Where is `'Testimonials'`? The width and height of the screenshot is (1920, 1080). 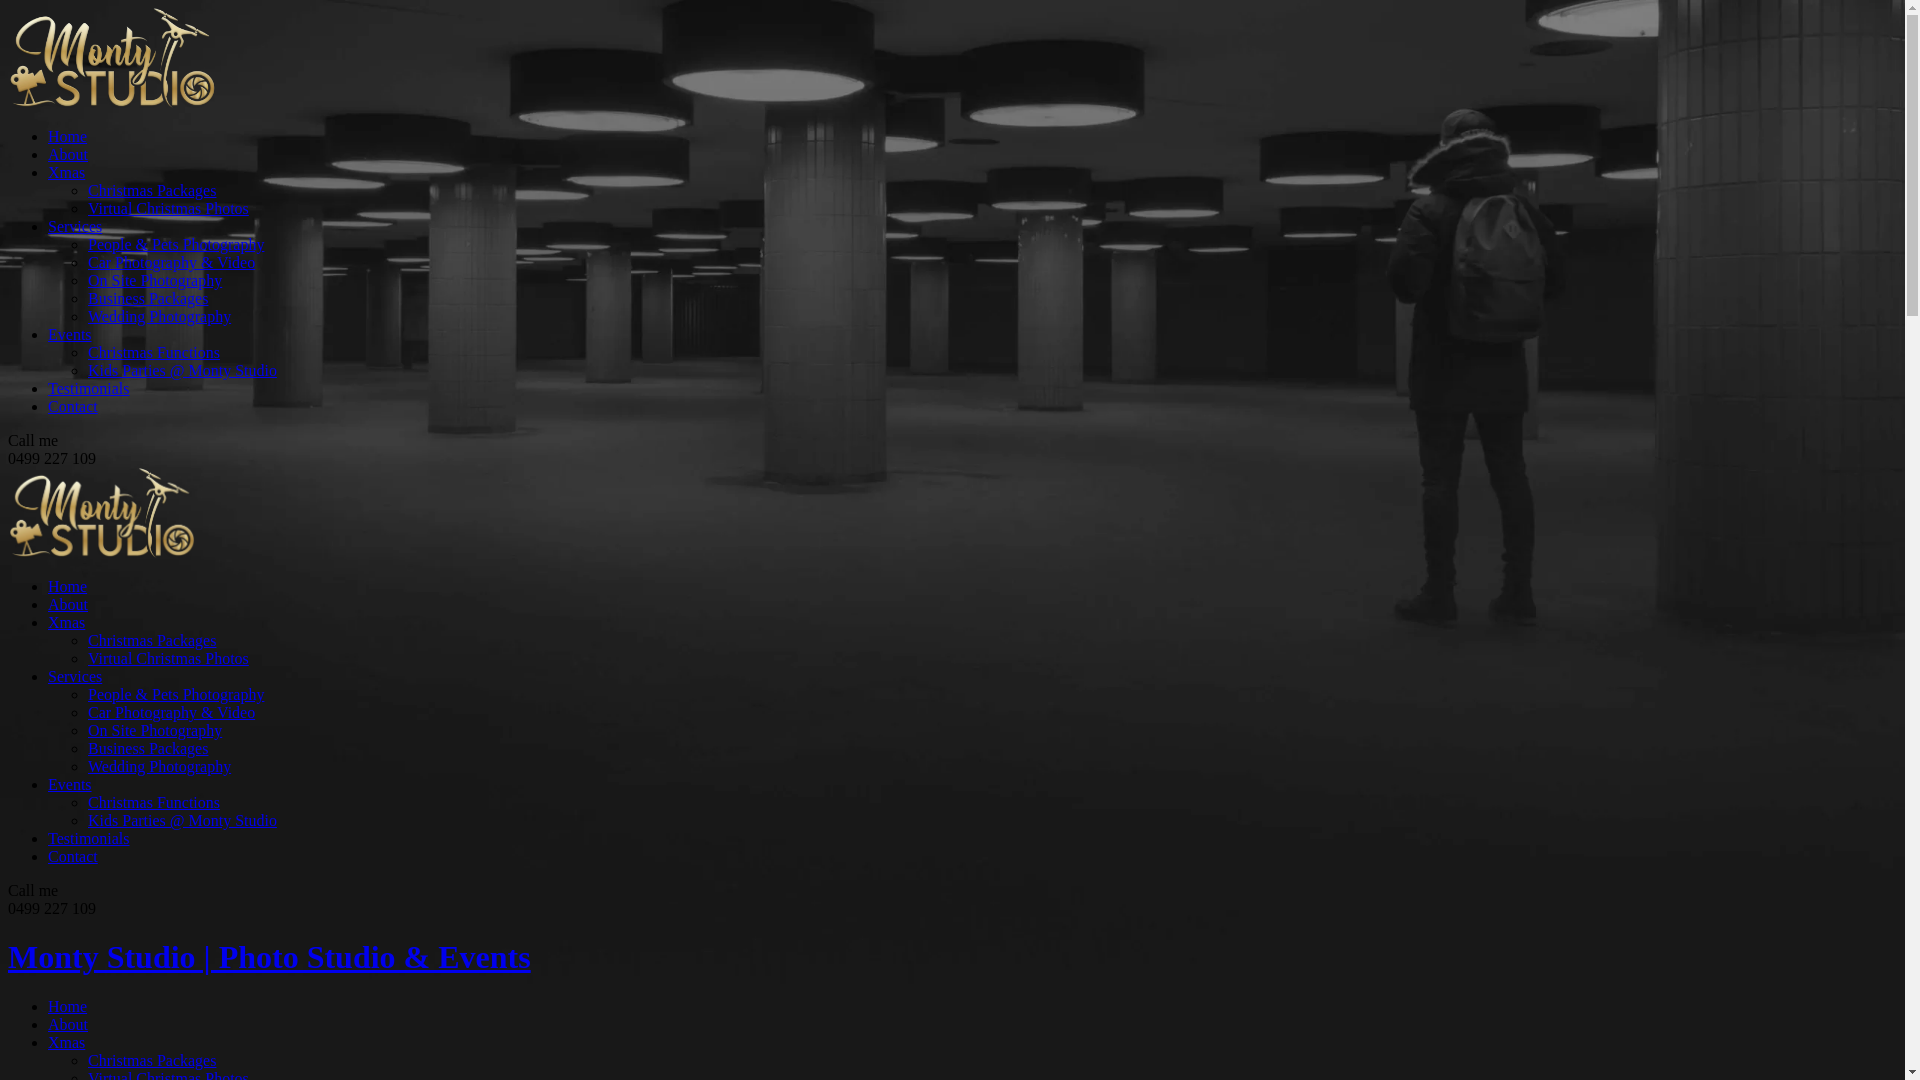 'Testimonials' is located at coordinates (88, 838).